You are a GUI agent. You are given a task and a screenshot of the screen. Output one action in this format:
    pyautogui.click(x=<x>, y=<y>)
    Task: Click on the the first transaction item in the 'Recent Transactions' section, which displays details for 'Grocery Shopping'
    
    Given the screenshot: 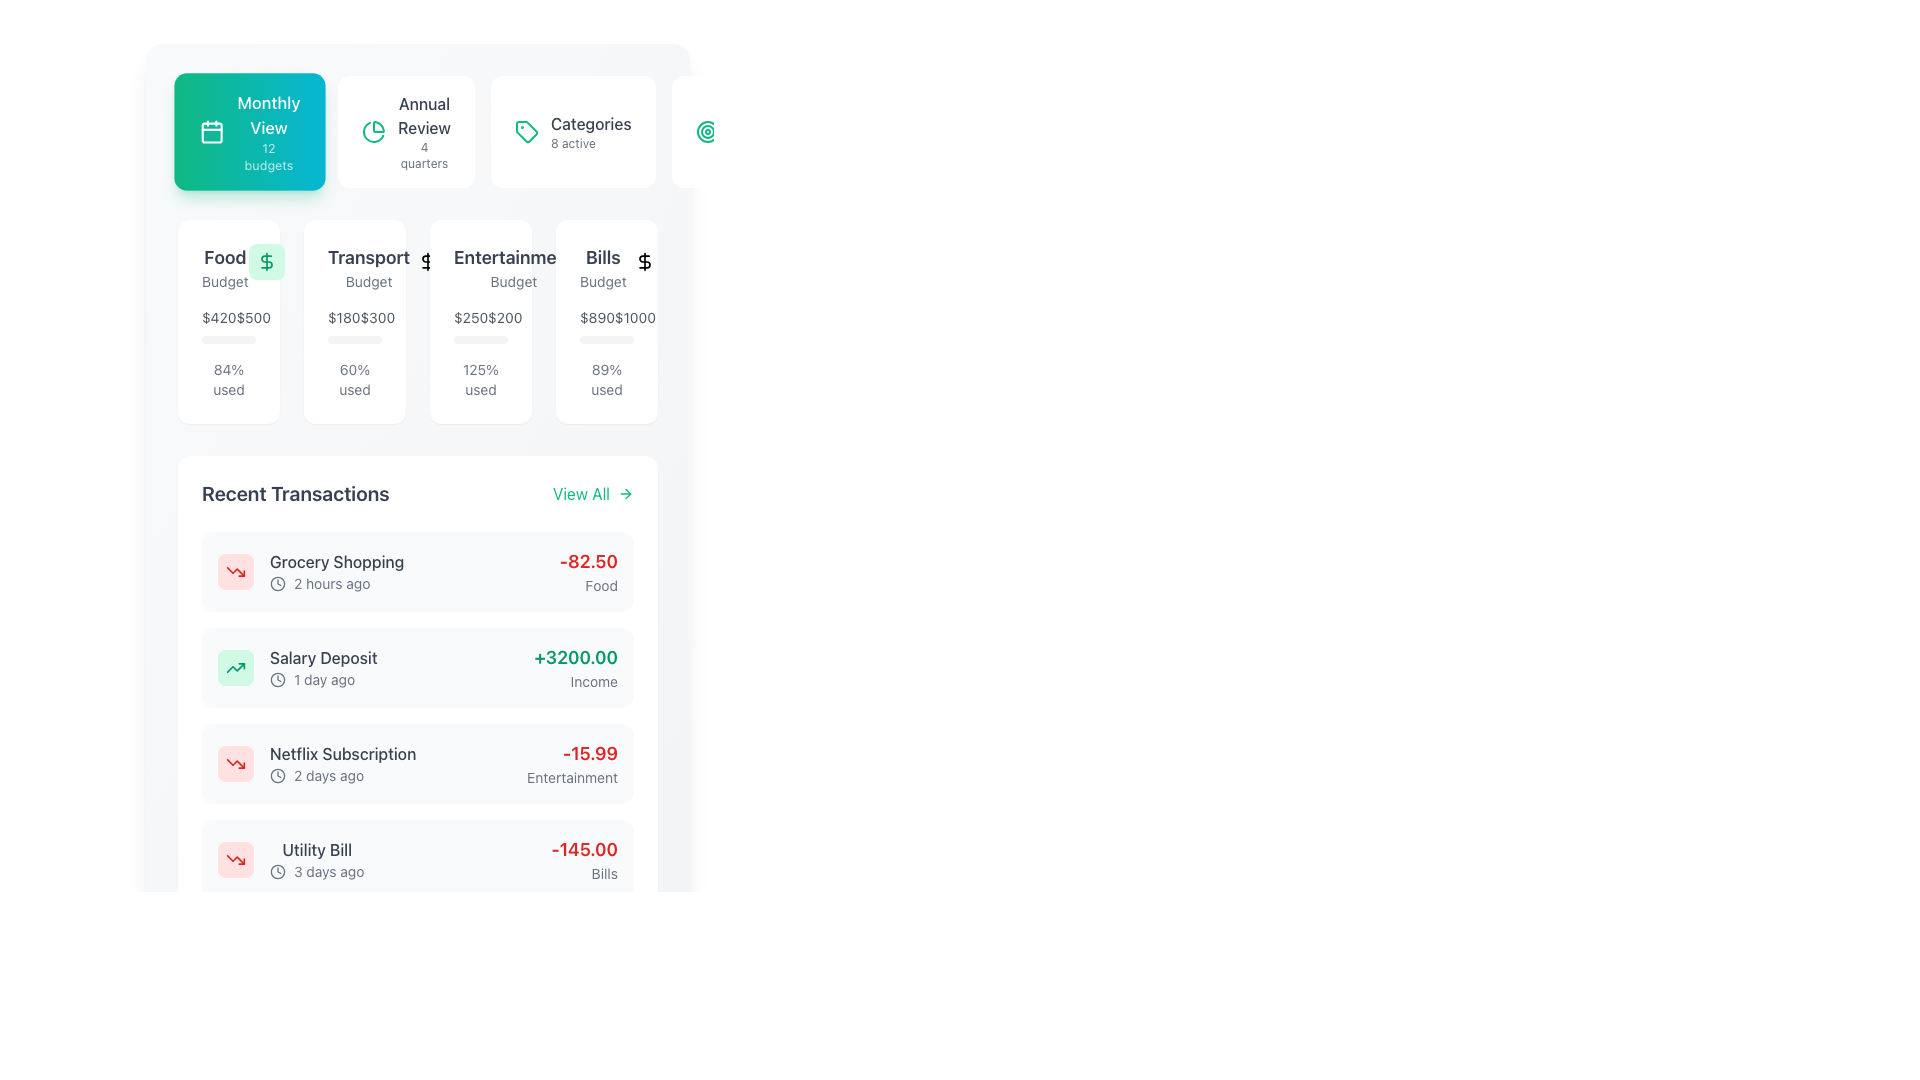 What is the action you would take?
    pyautogui.click(x=416, y=571)
    